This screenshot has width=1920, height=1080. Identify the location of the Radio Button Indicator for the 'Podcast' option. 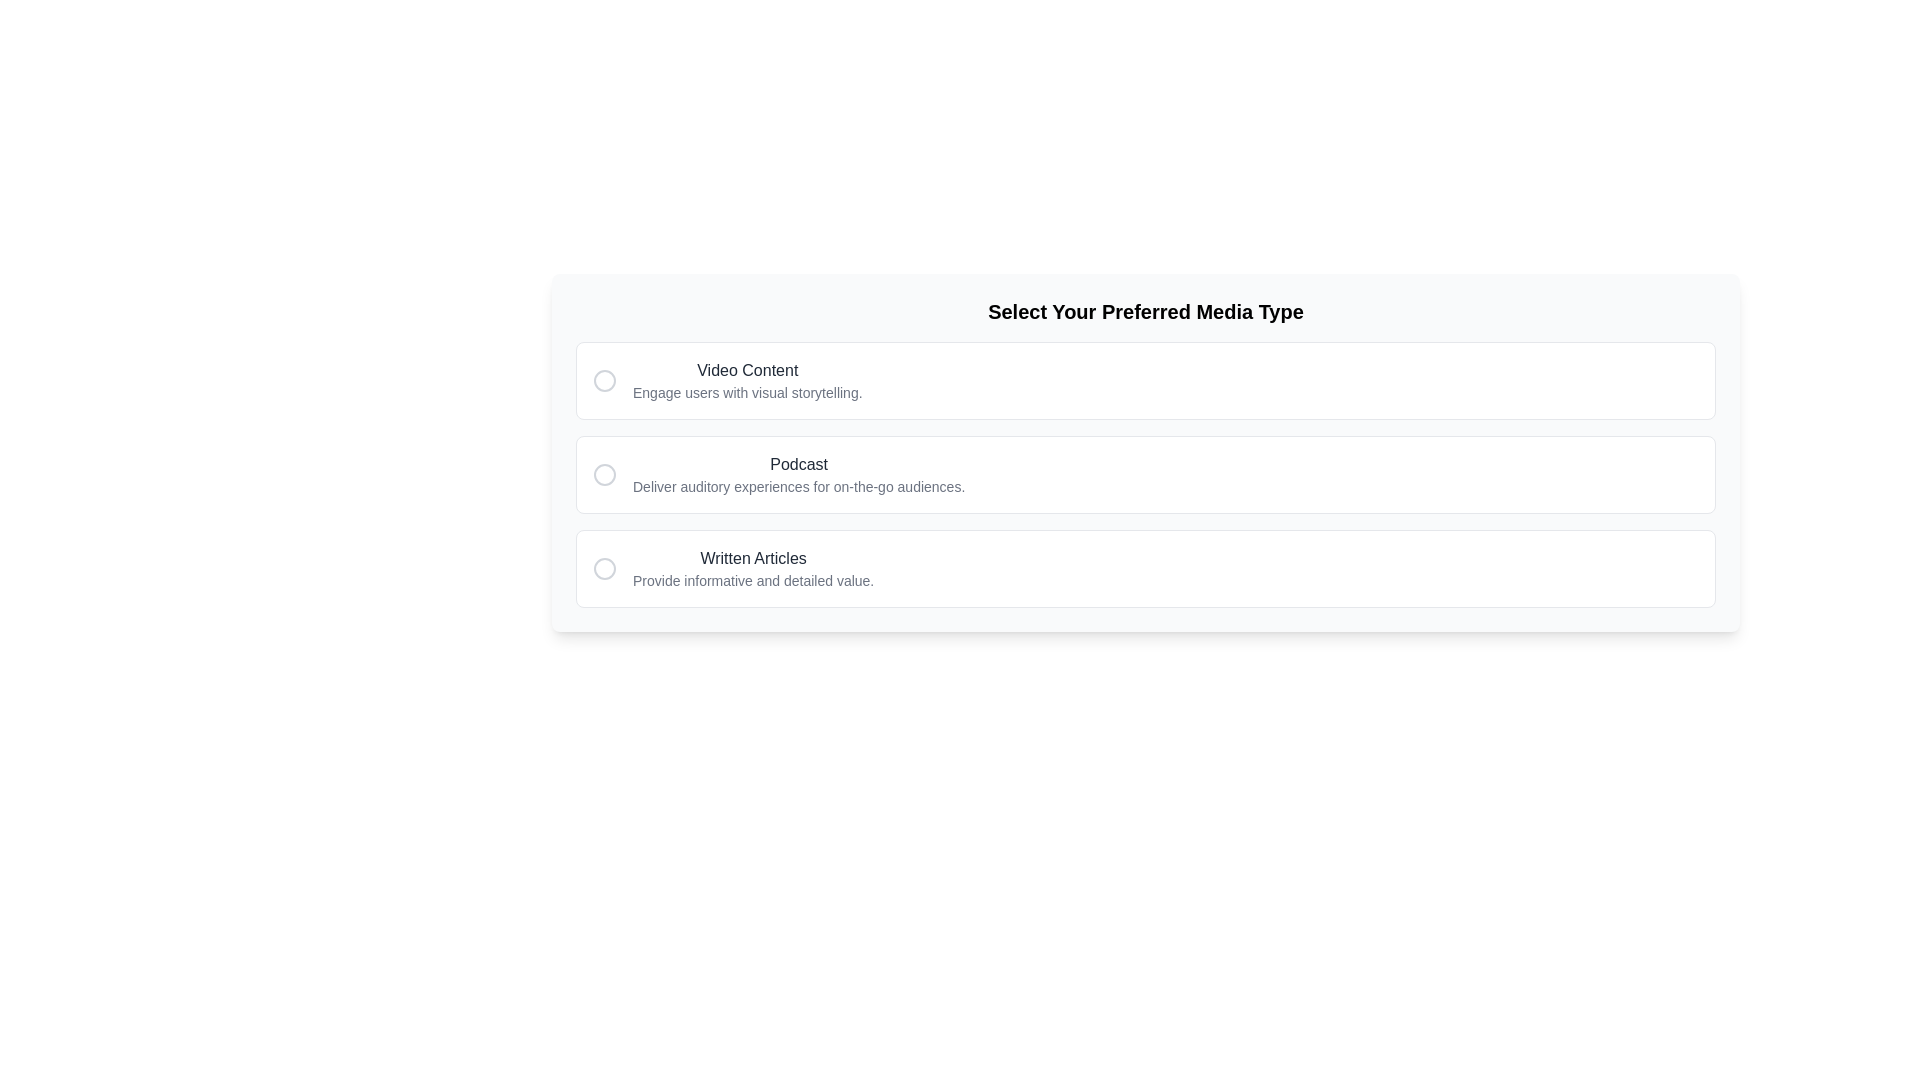
(603, 474).